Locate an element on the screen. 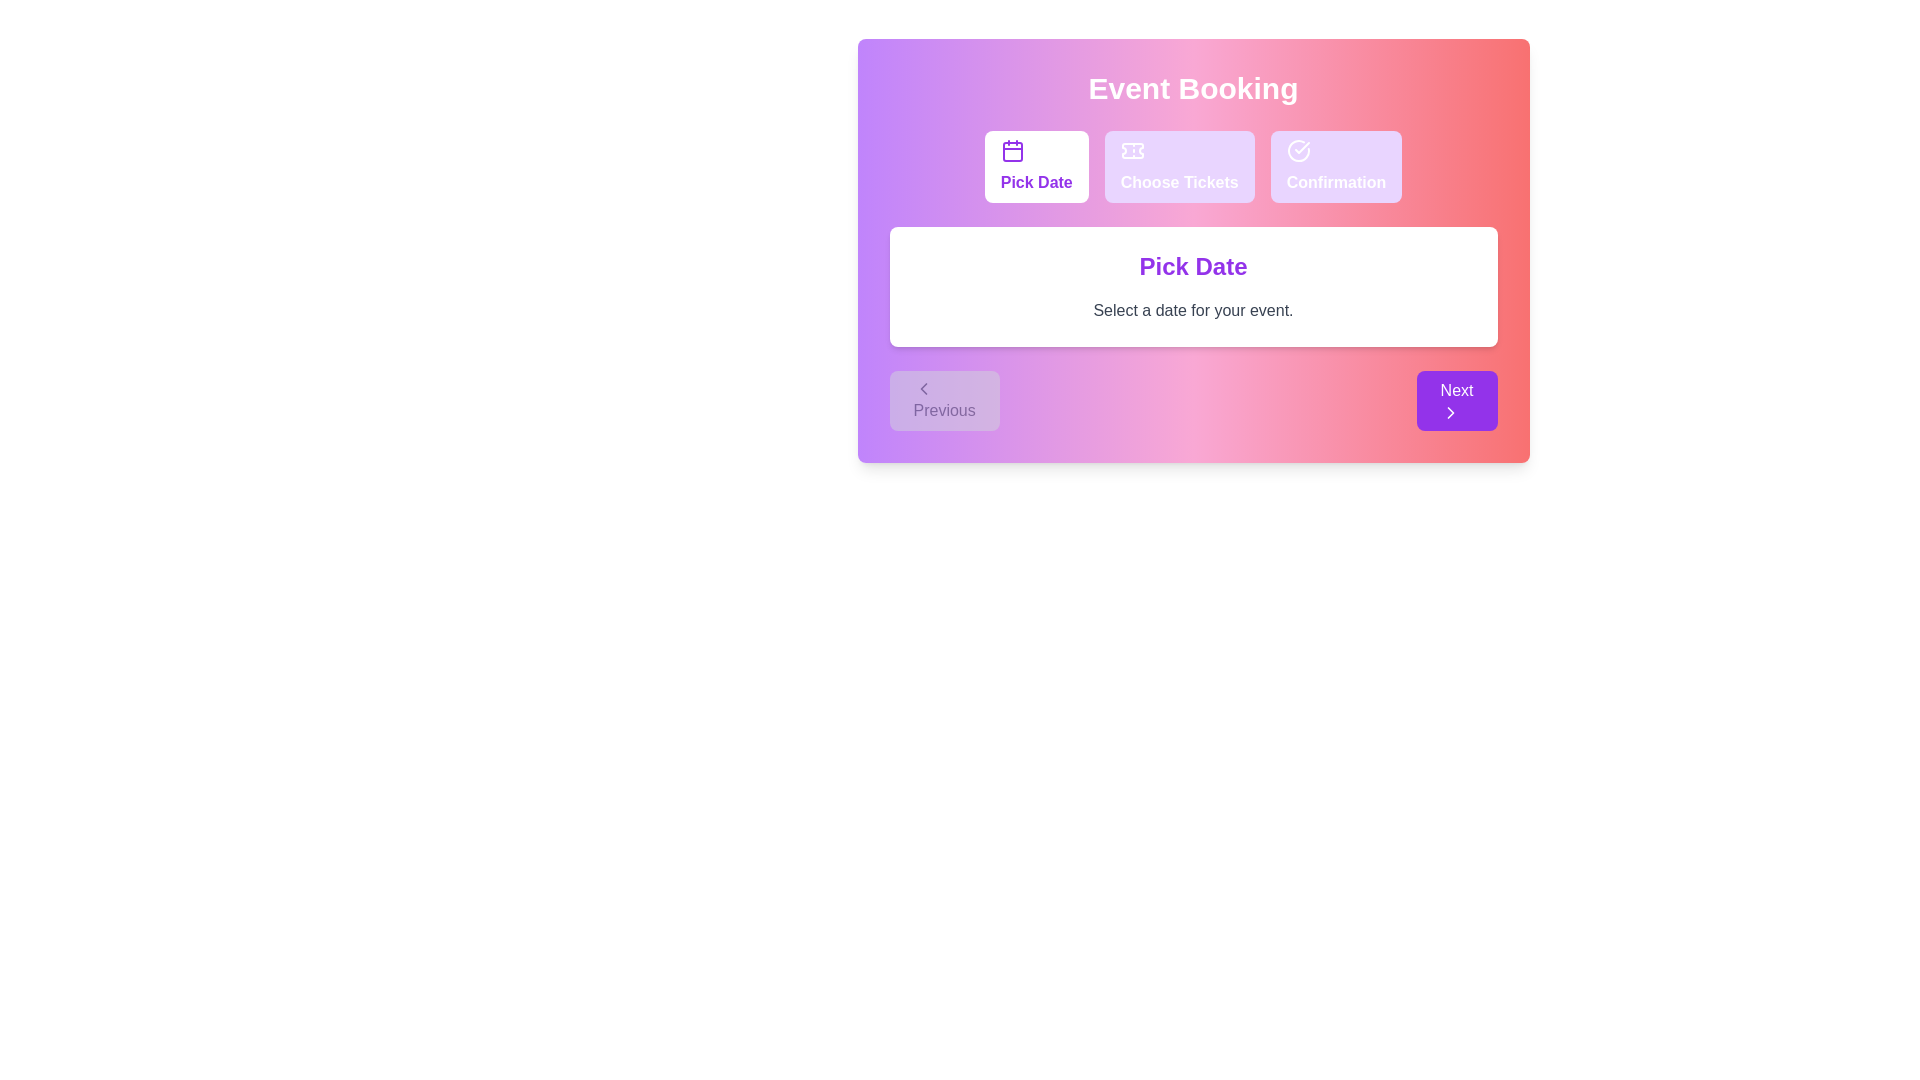 This screenshot has height=1080, width=1920. the square icon with rounded corners located centrally within the calendar icon in the 'Pick Date' selection area is located at coordinates (1012, 150).